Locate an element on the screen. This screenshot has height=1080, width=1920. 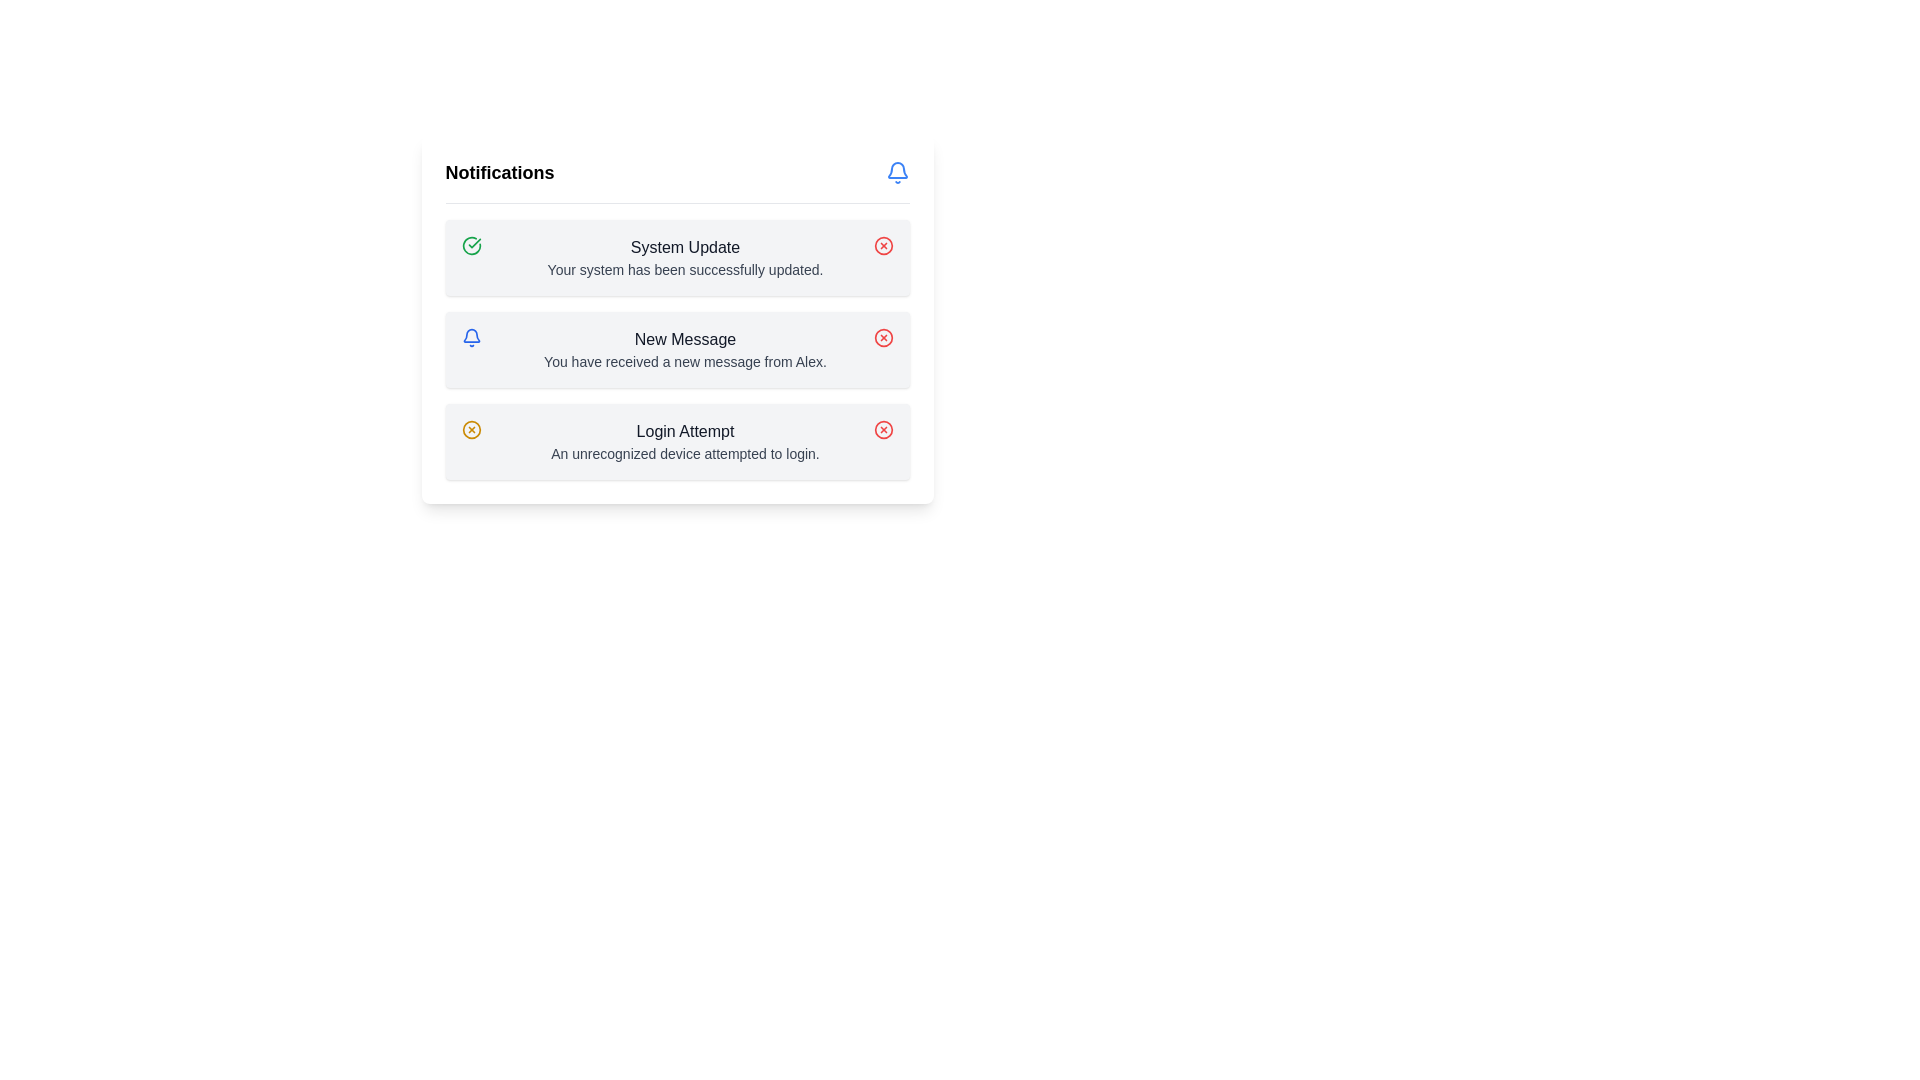
text content of the small-sized gray text label that says 'You have received a new message from Alex.', positioned directly beneath the header 'New Message' is located at coordinates (685, 362).